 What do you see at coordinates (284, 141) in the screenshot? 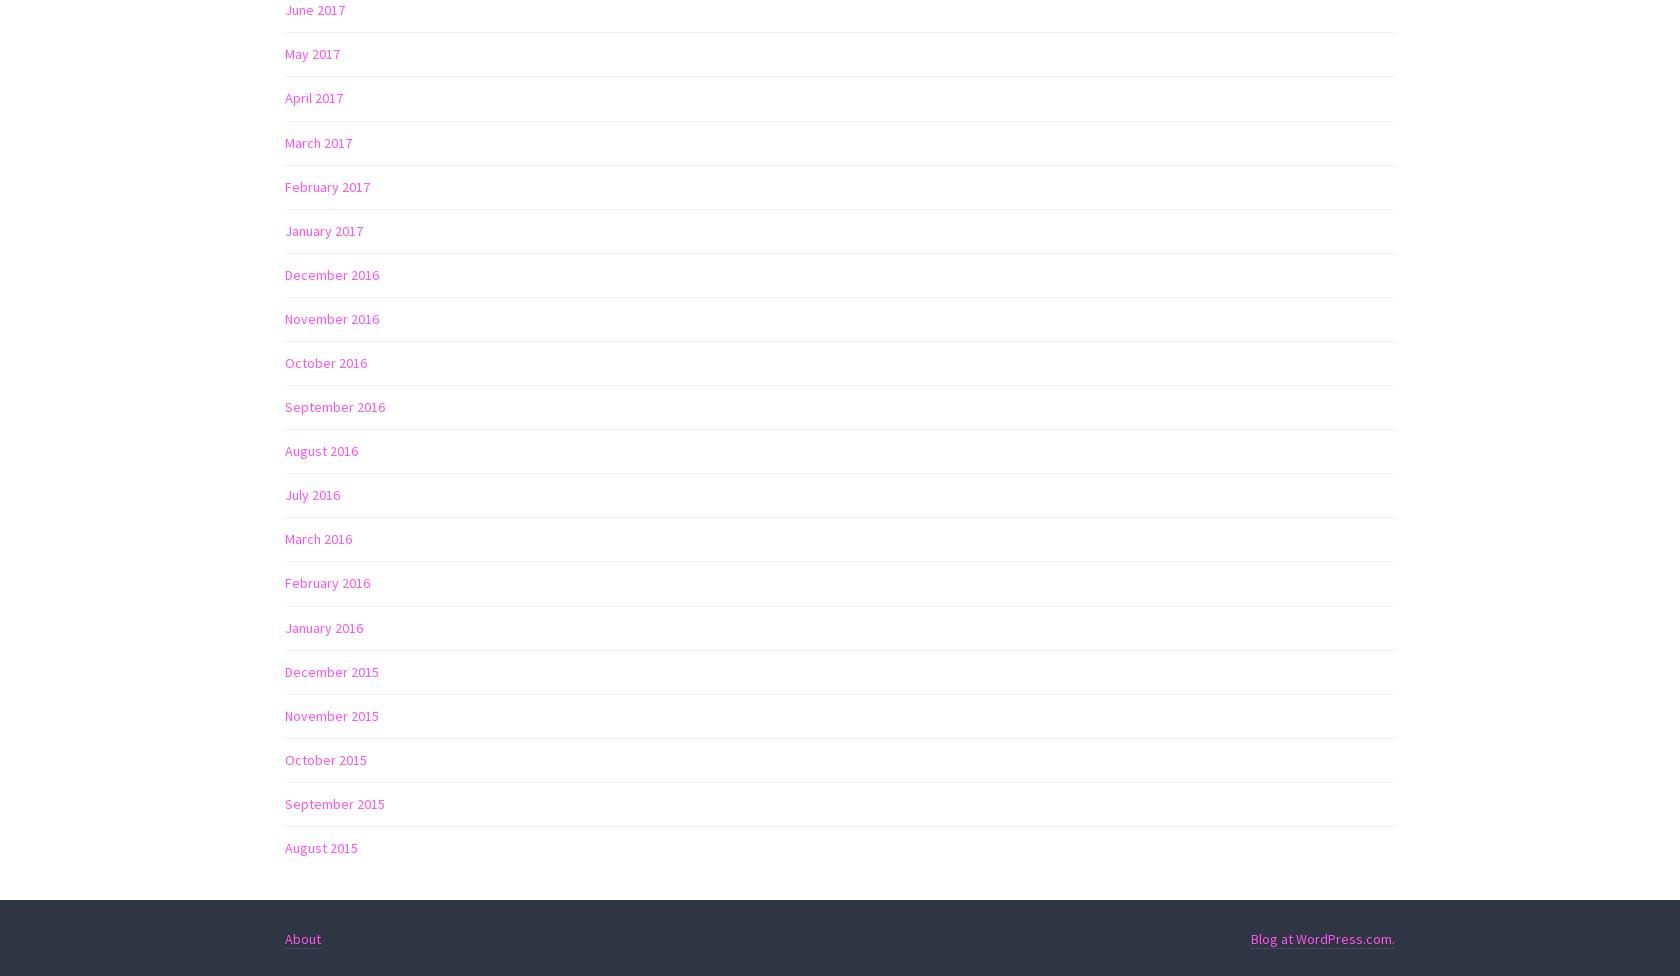
I see `'March 2017'` at bounding box center [284, 141].